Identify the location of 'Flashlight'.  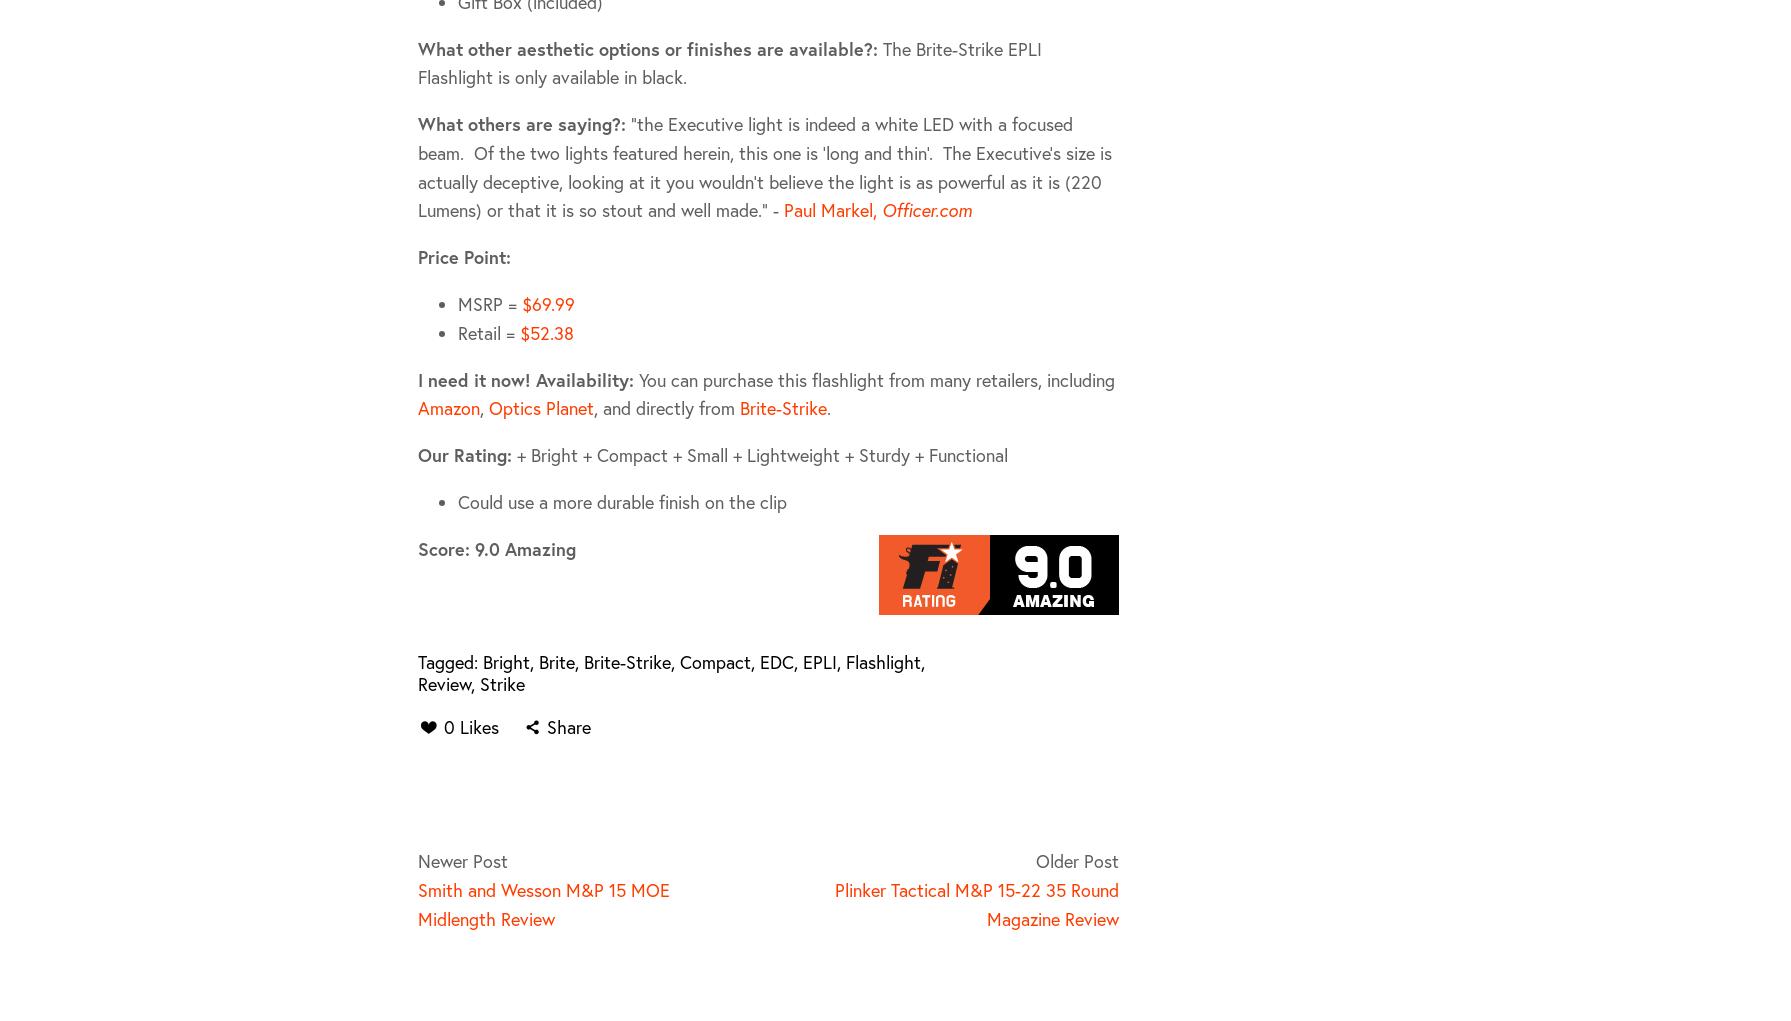
(882, 659).